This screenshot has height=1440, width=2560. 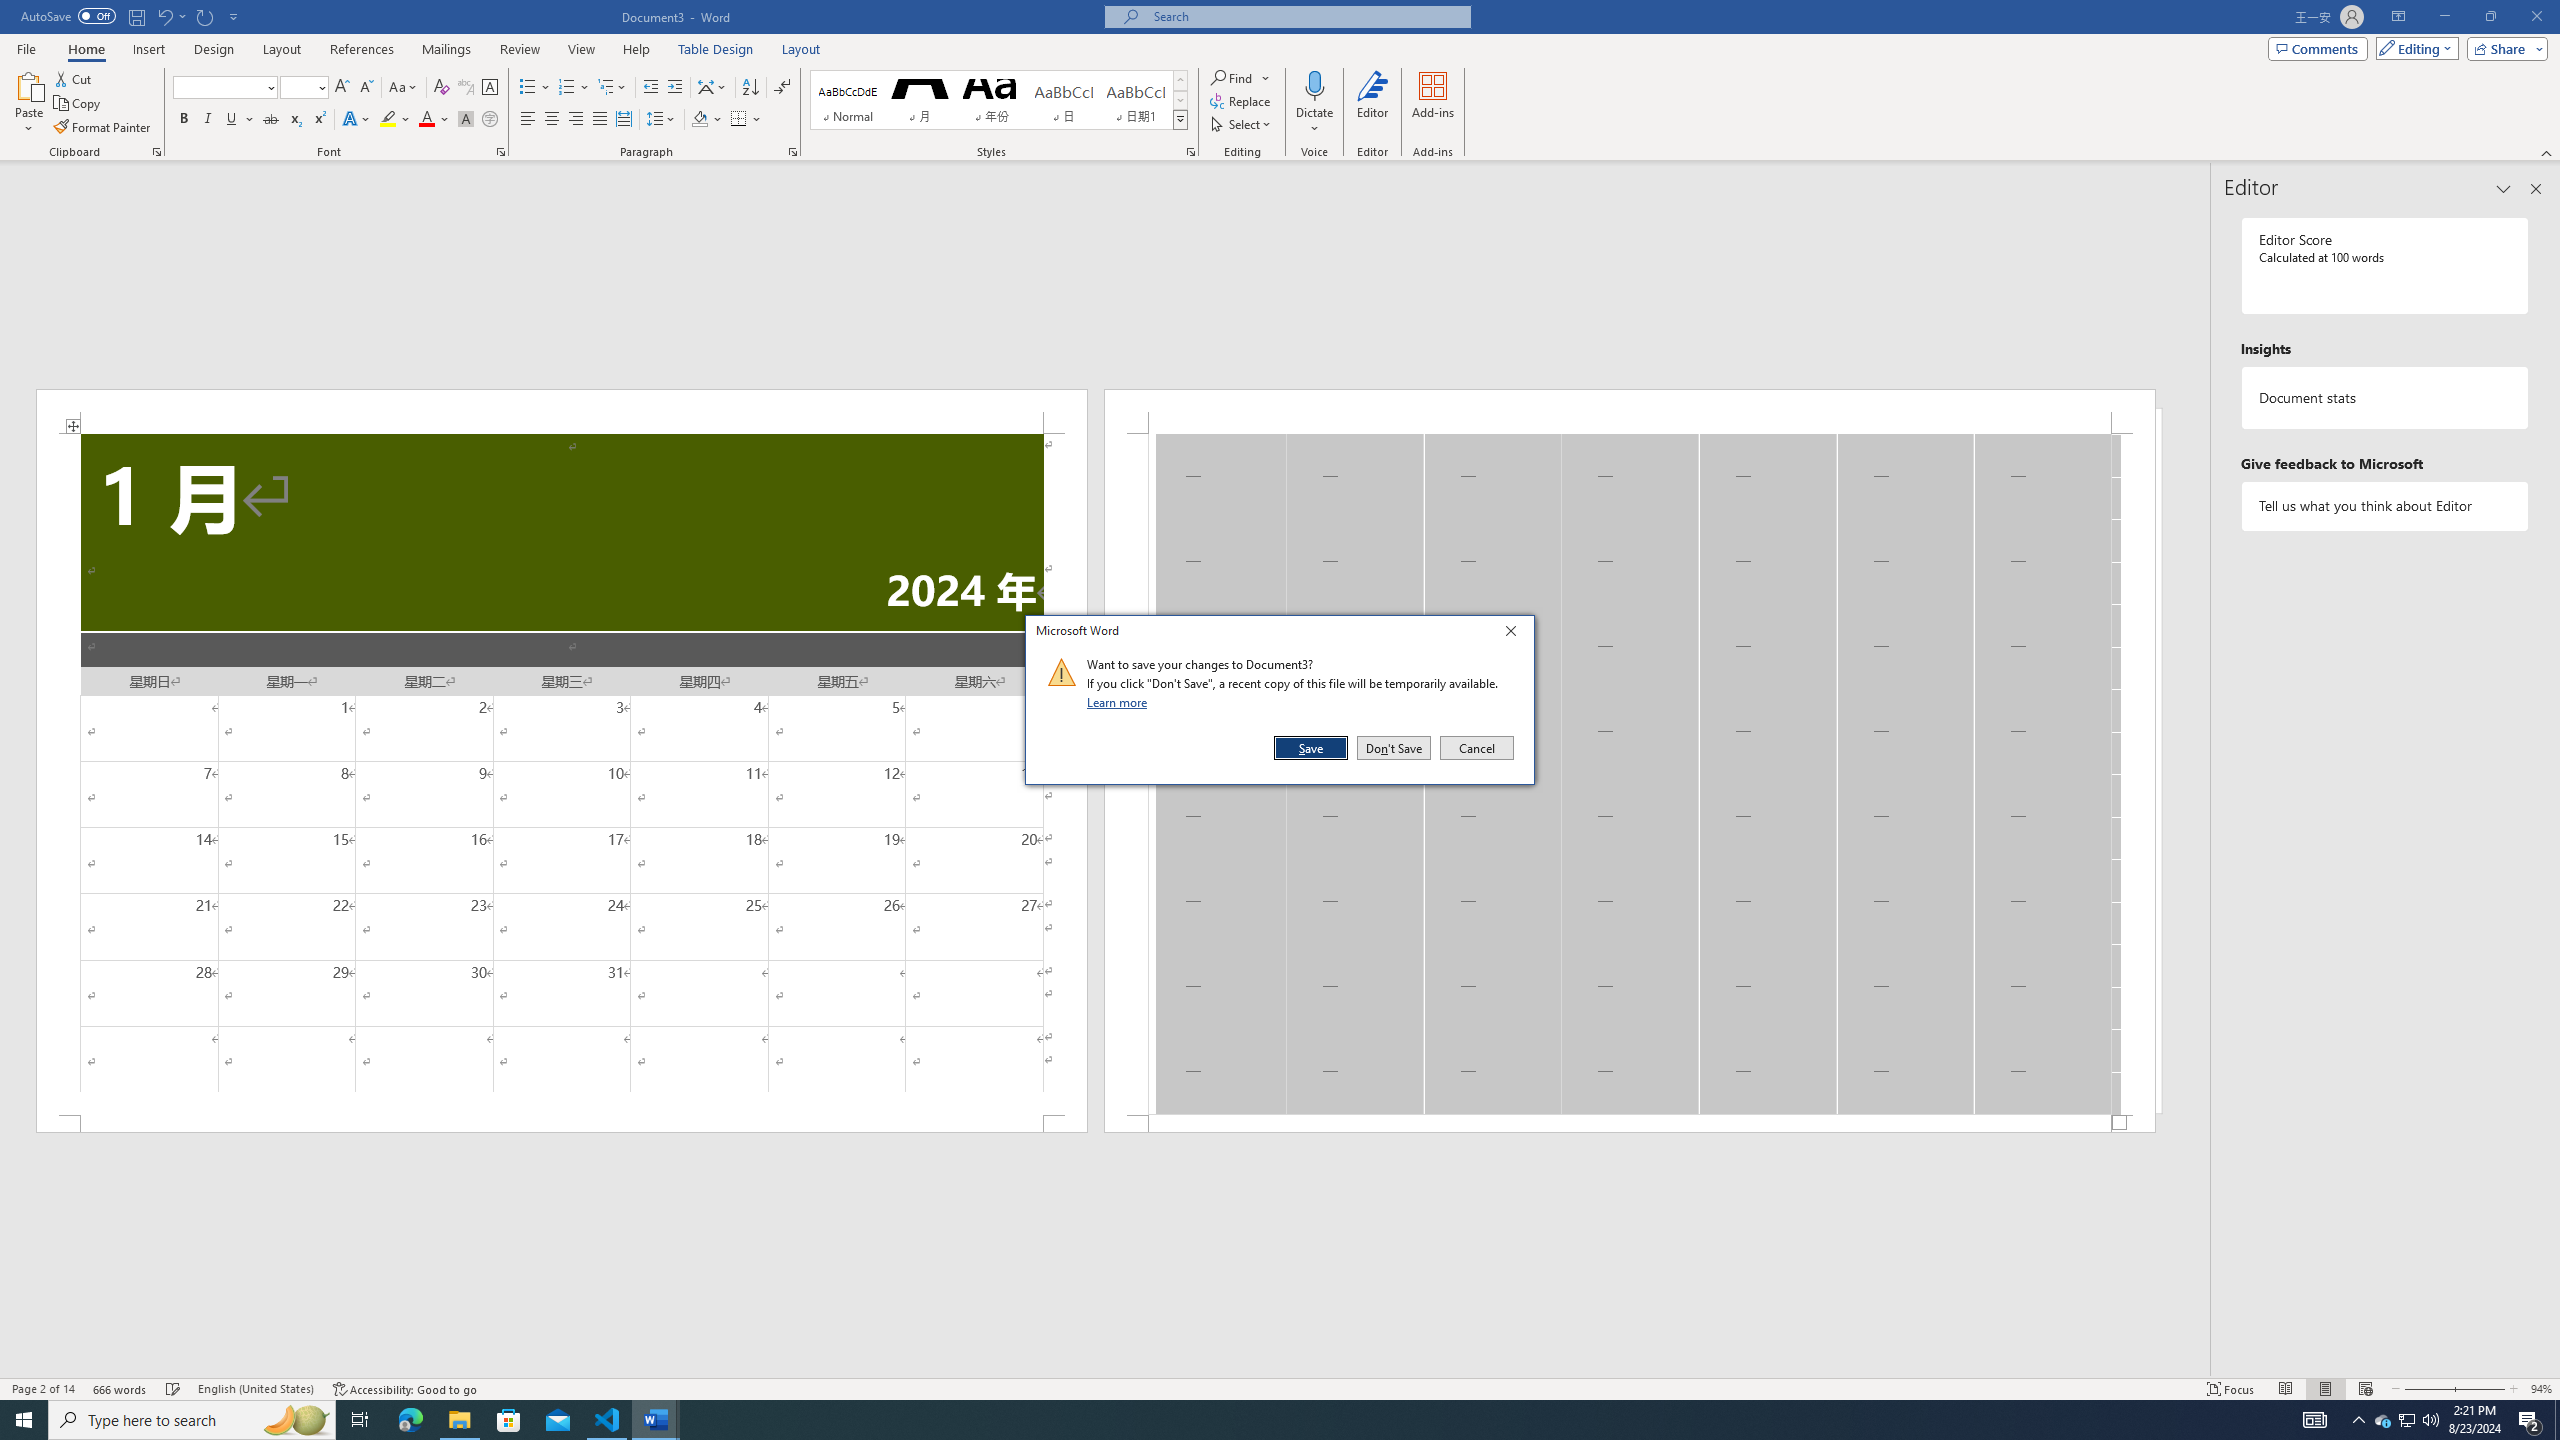 I want to click on 'Word Count 666 words', so click(x=121, y=1389).